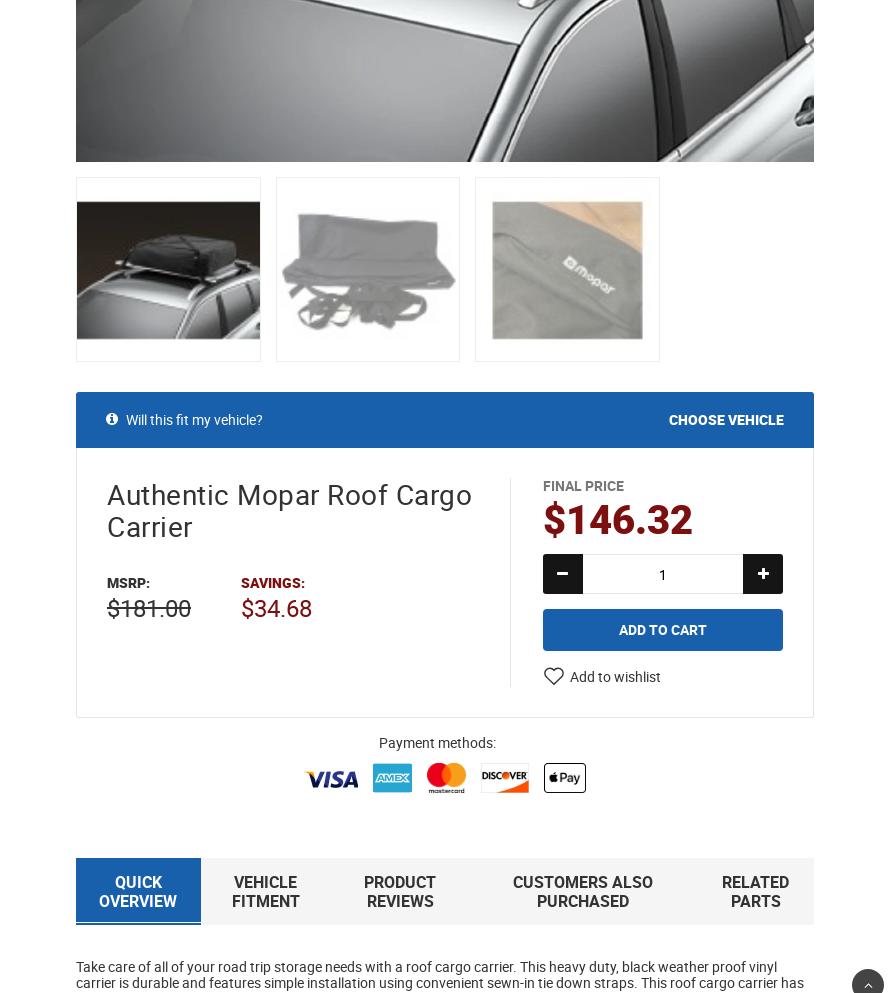 Image resolution: width=890 pixels, height=993 pixels. Describe the element at coordinates (661, 628) in the screenshot. I see `'Add to Cart'` at that location.